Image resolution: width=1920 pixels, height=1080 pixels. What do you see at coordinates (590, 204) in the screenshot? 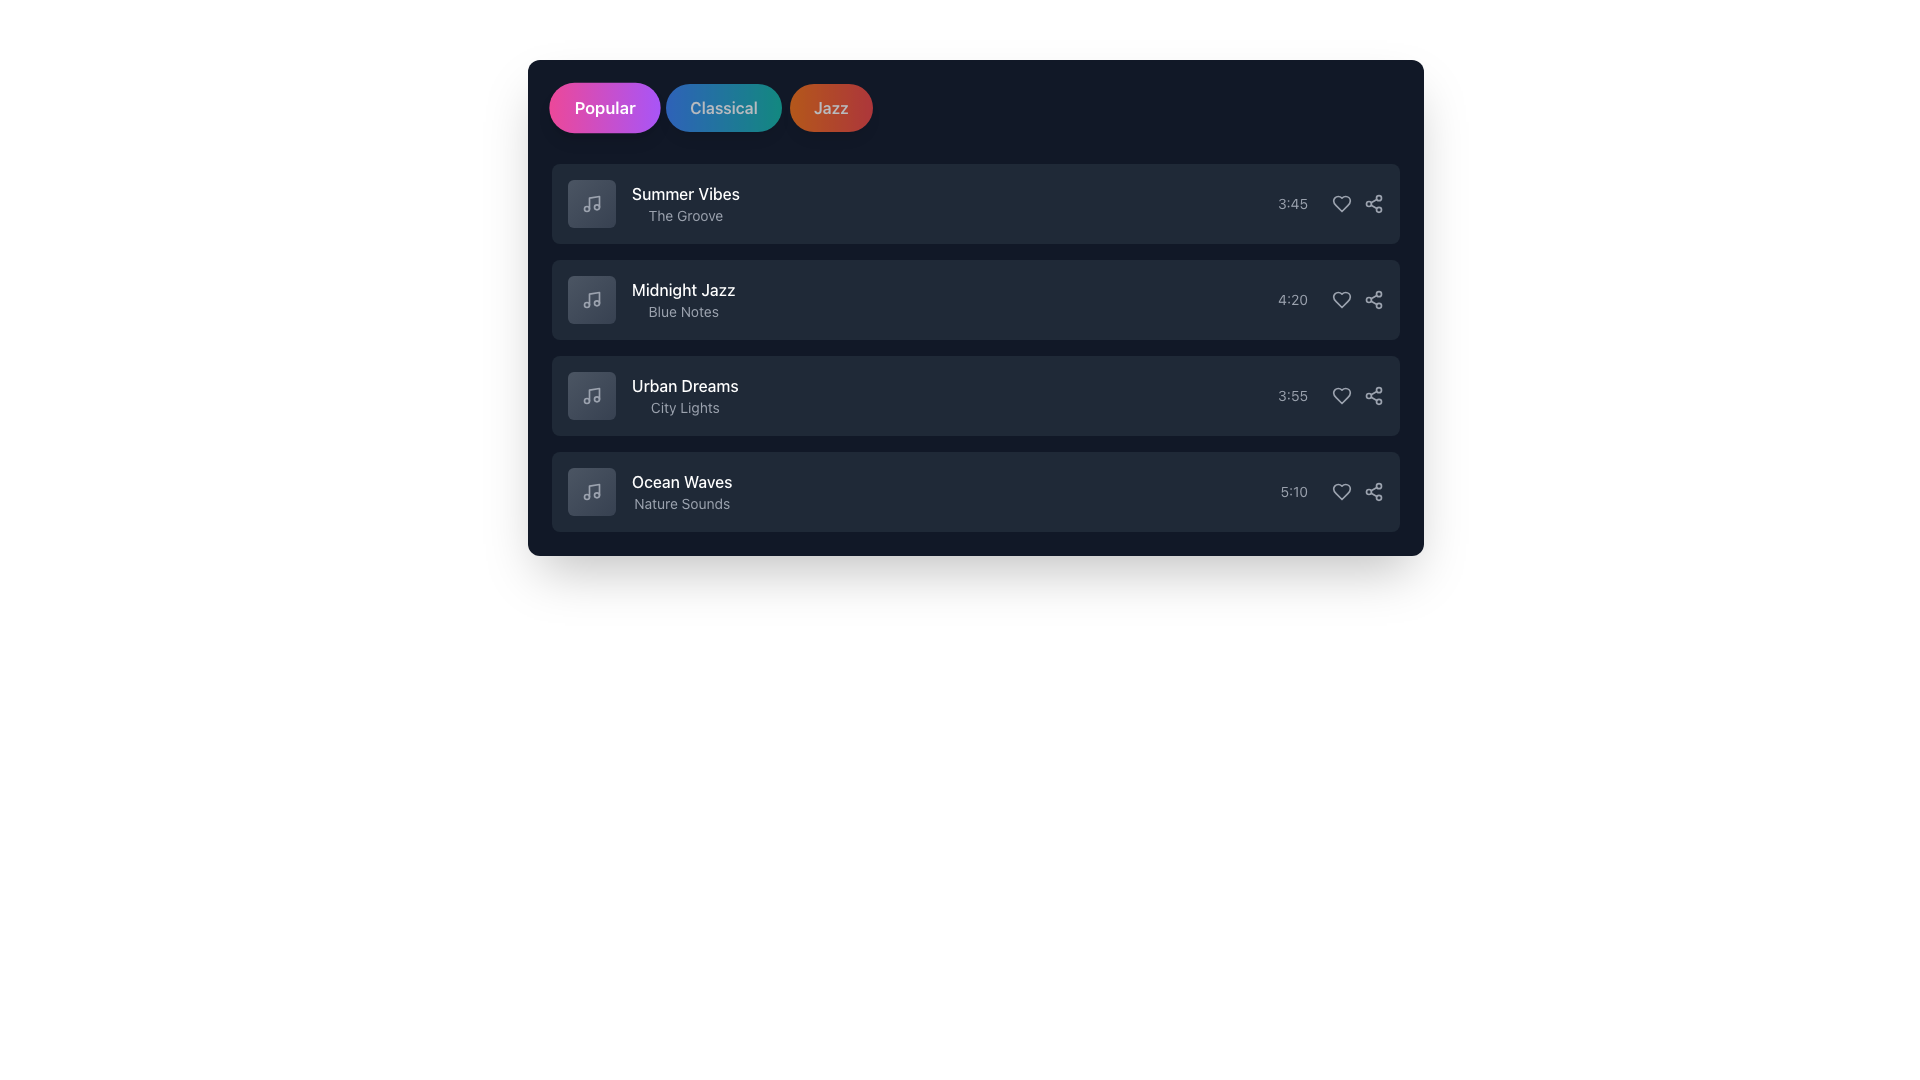
I see `the musical note SVG graphic icon located to the left of the text 'Summer Vibes'` at bounding box center [590, 204].